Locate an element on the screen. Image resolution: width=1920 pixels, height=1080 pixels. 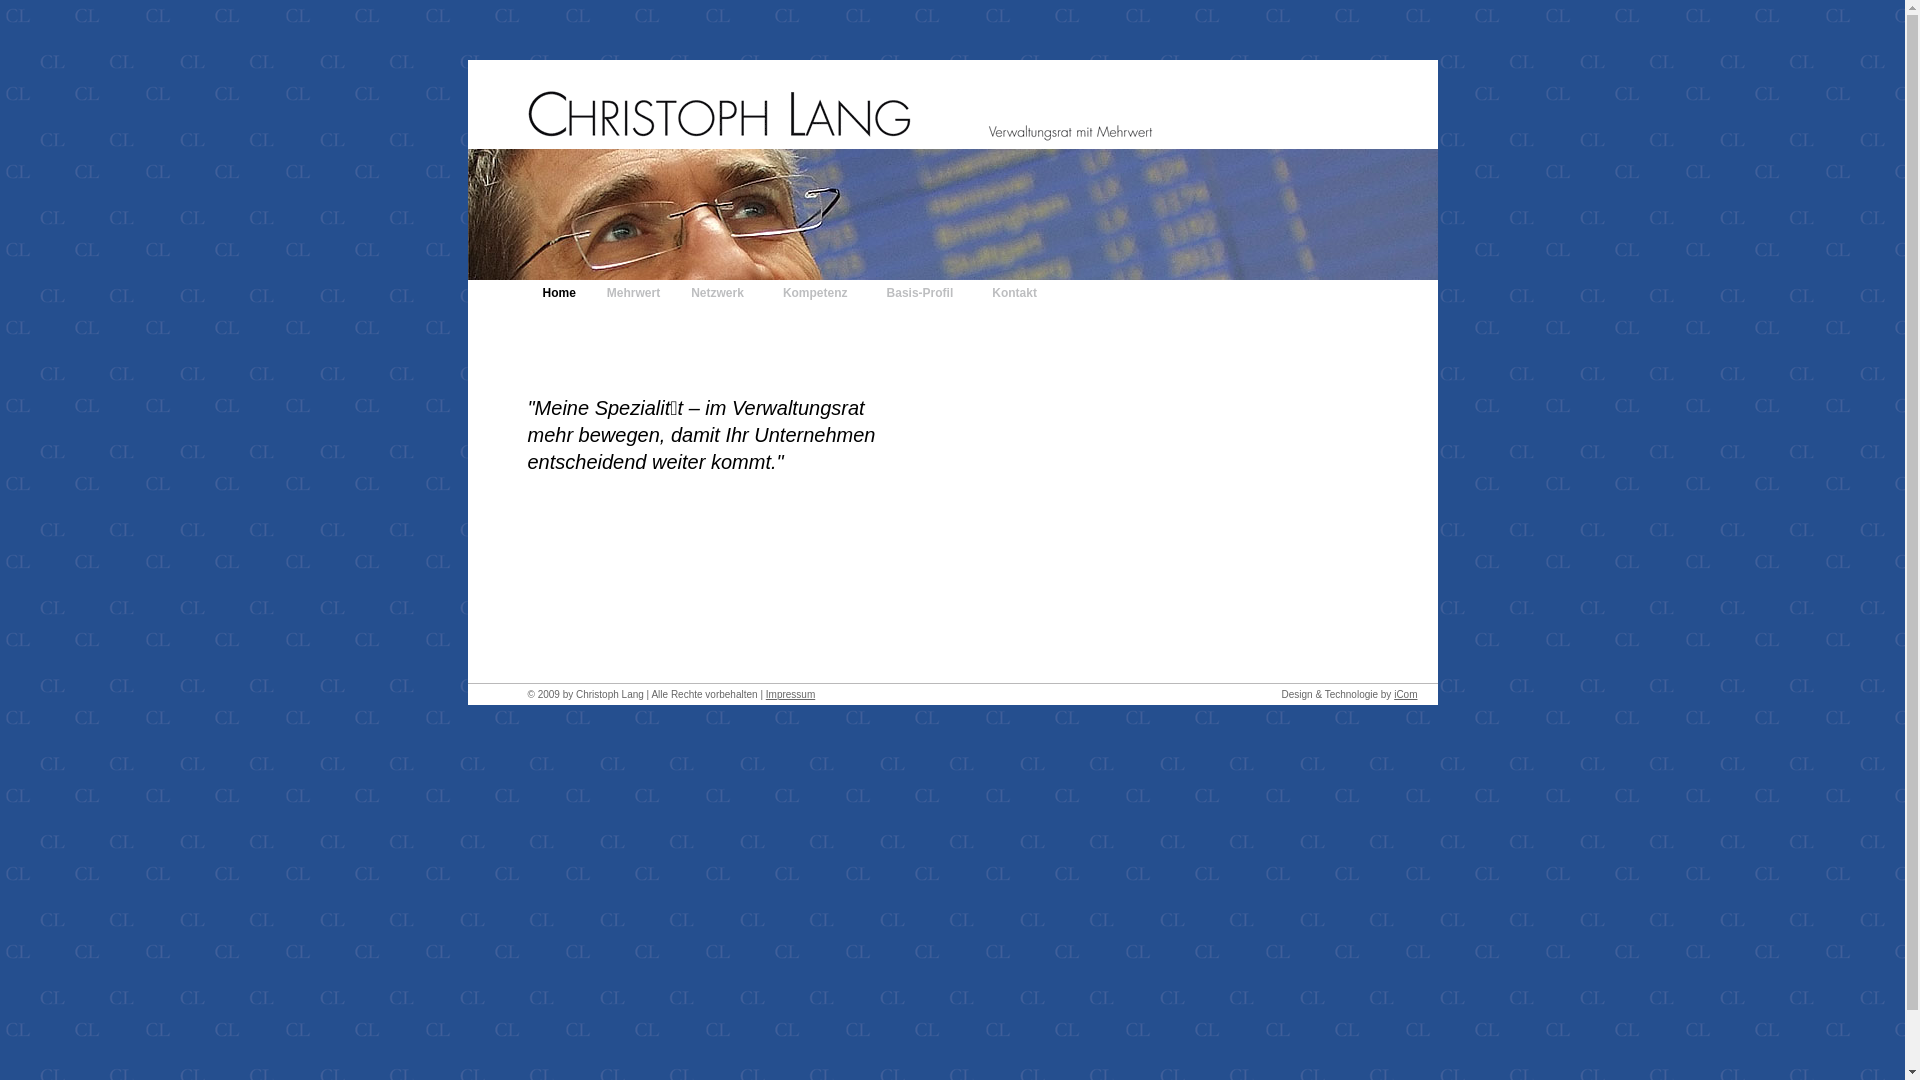
'Mehrwert' is located at coordinates (632, 293).